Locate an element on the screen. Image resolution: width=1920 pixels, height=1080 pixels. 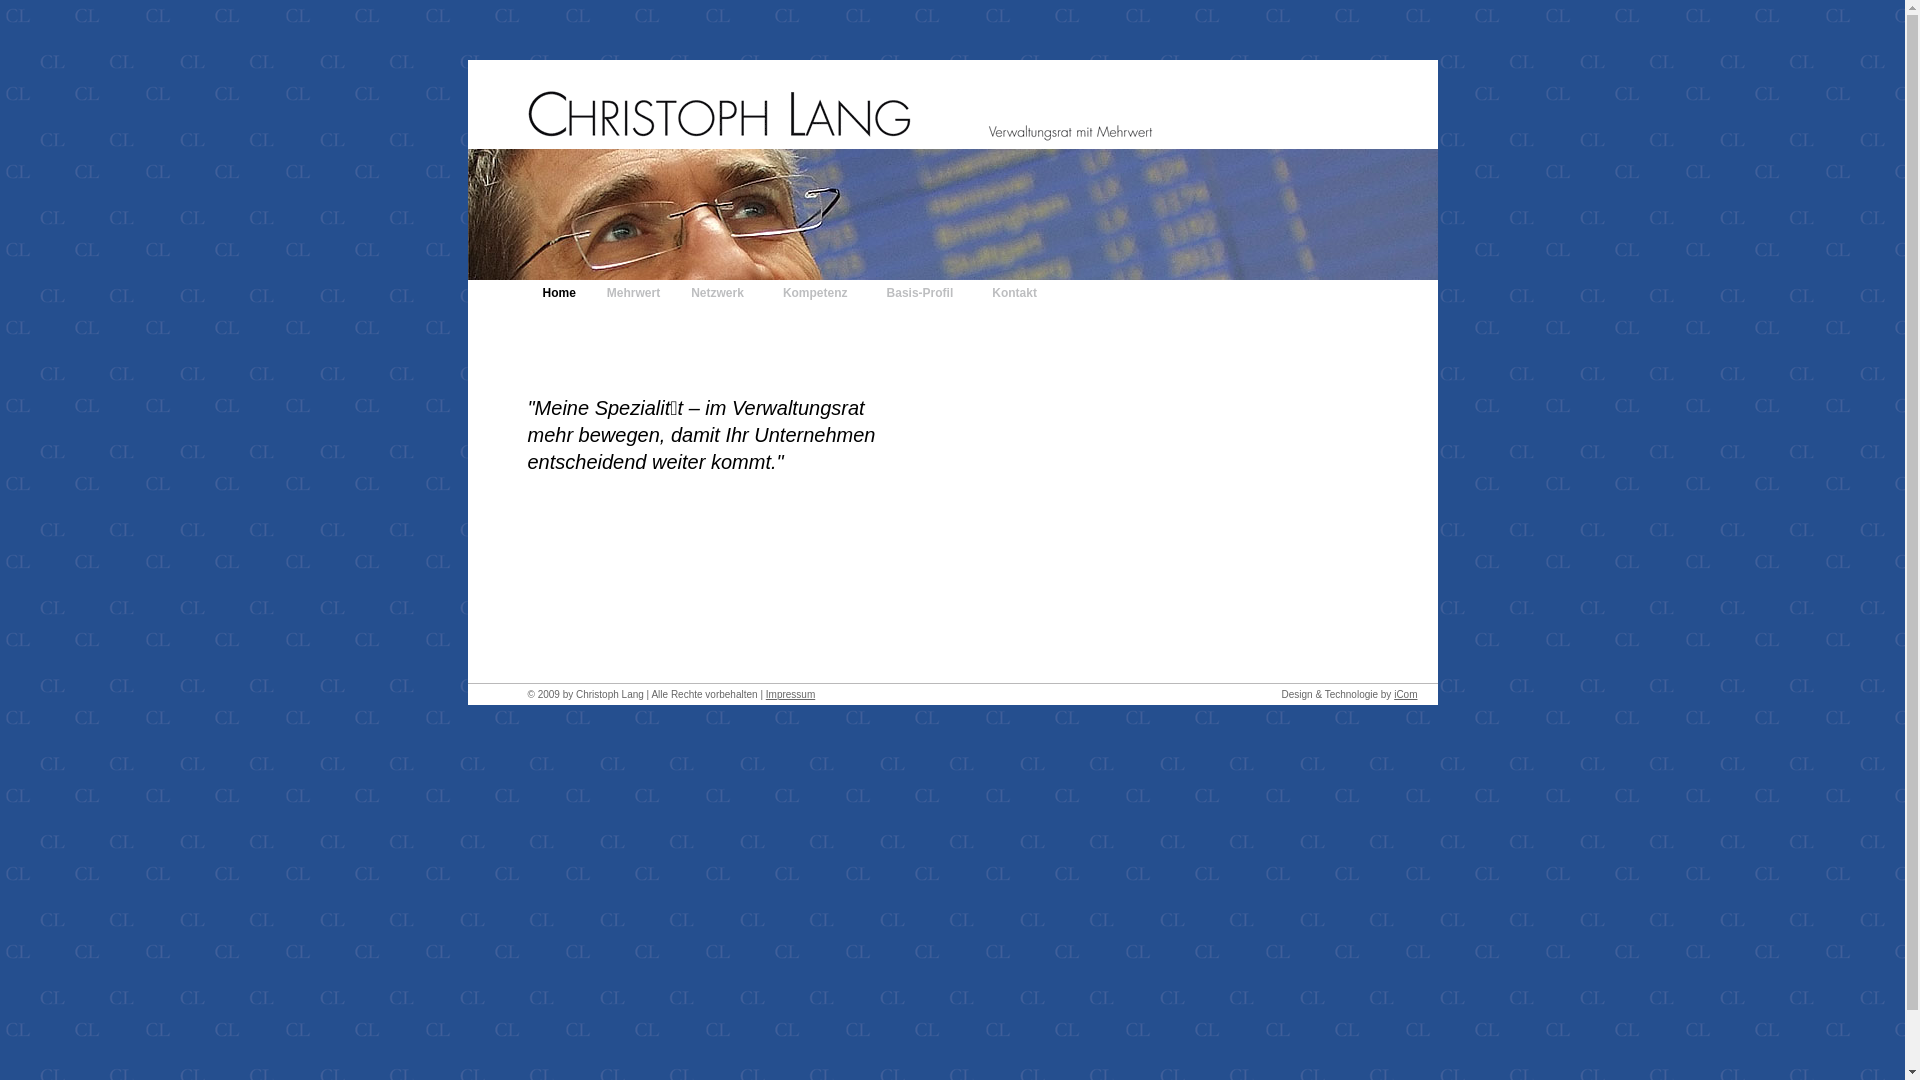
'Mehrwert' is located at coordinates (632, 293).